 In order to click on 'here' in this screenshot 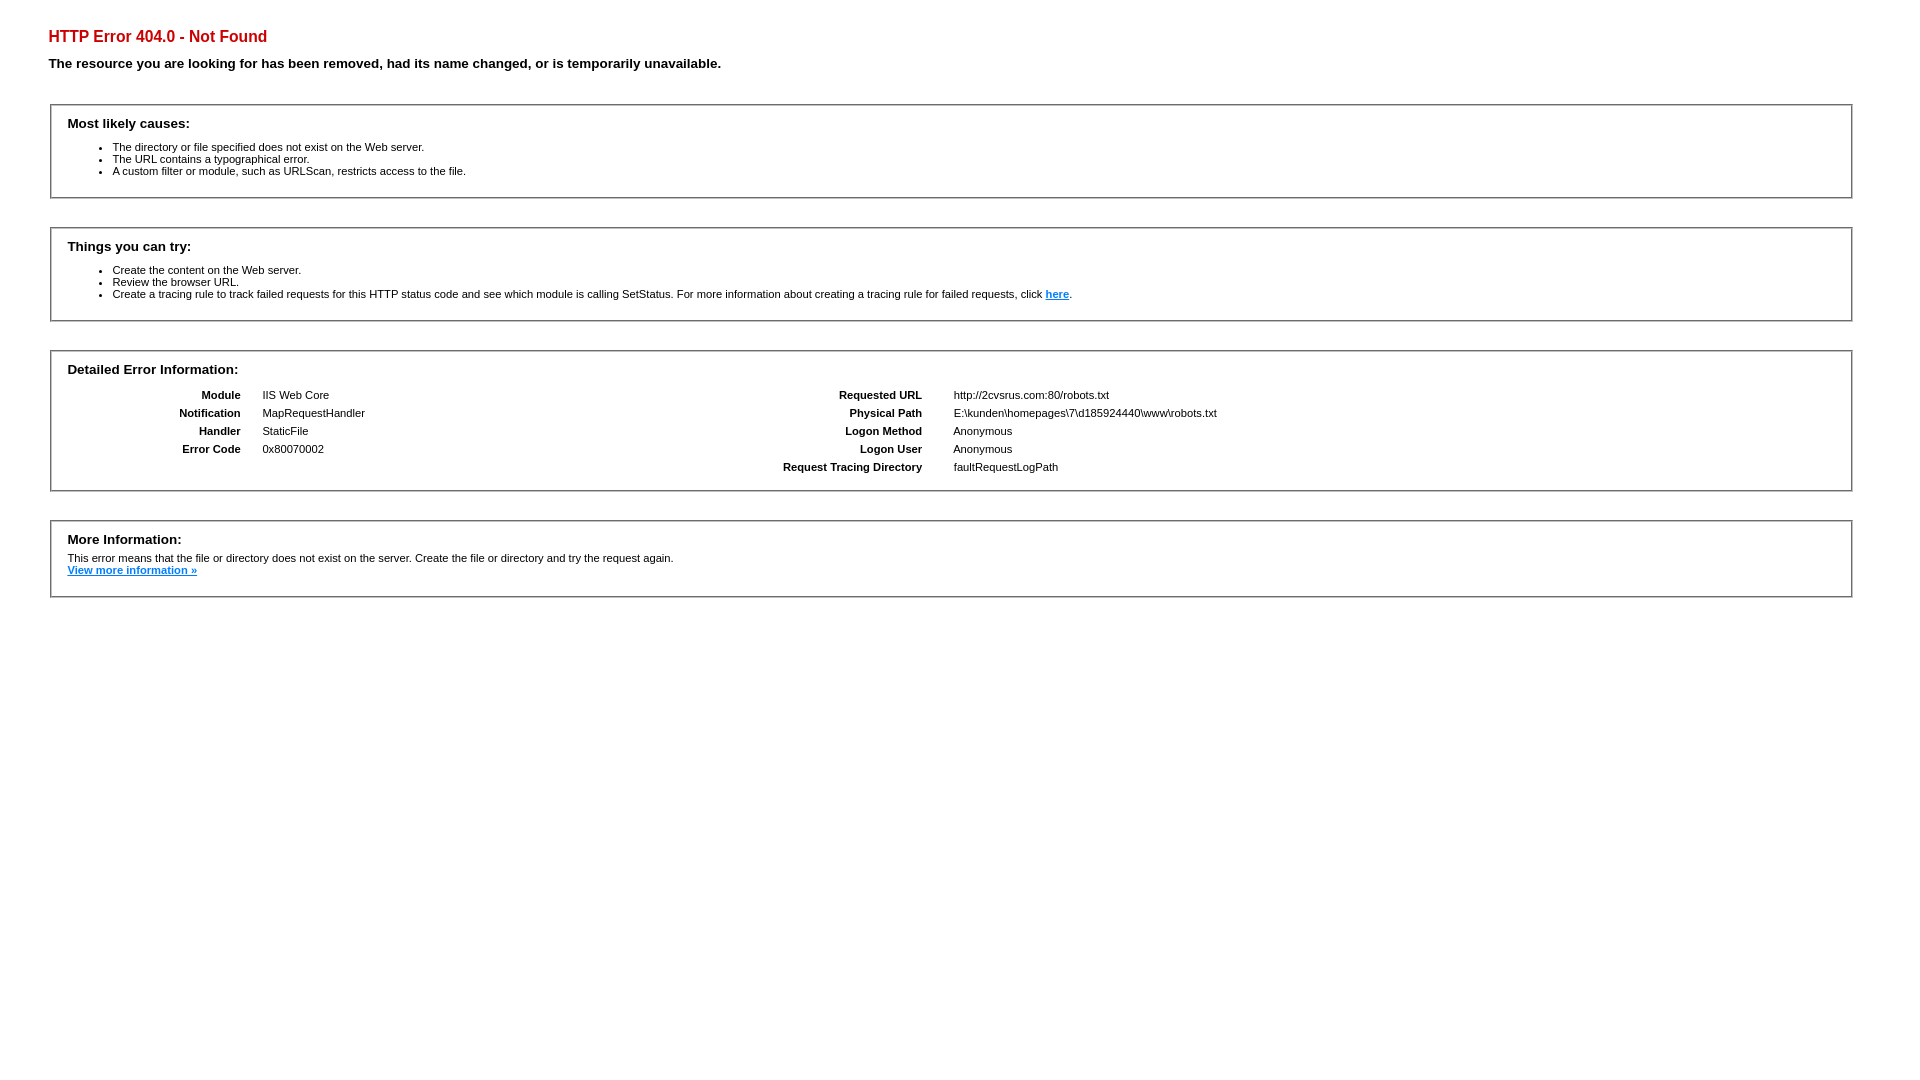, I will do `click(1045, 293)`.